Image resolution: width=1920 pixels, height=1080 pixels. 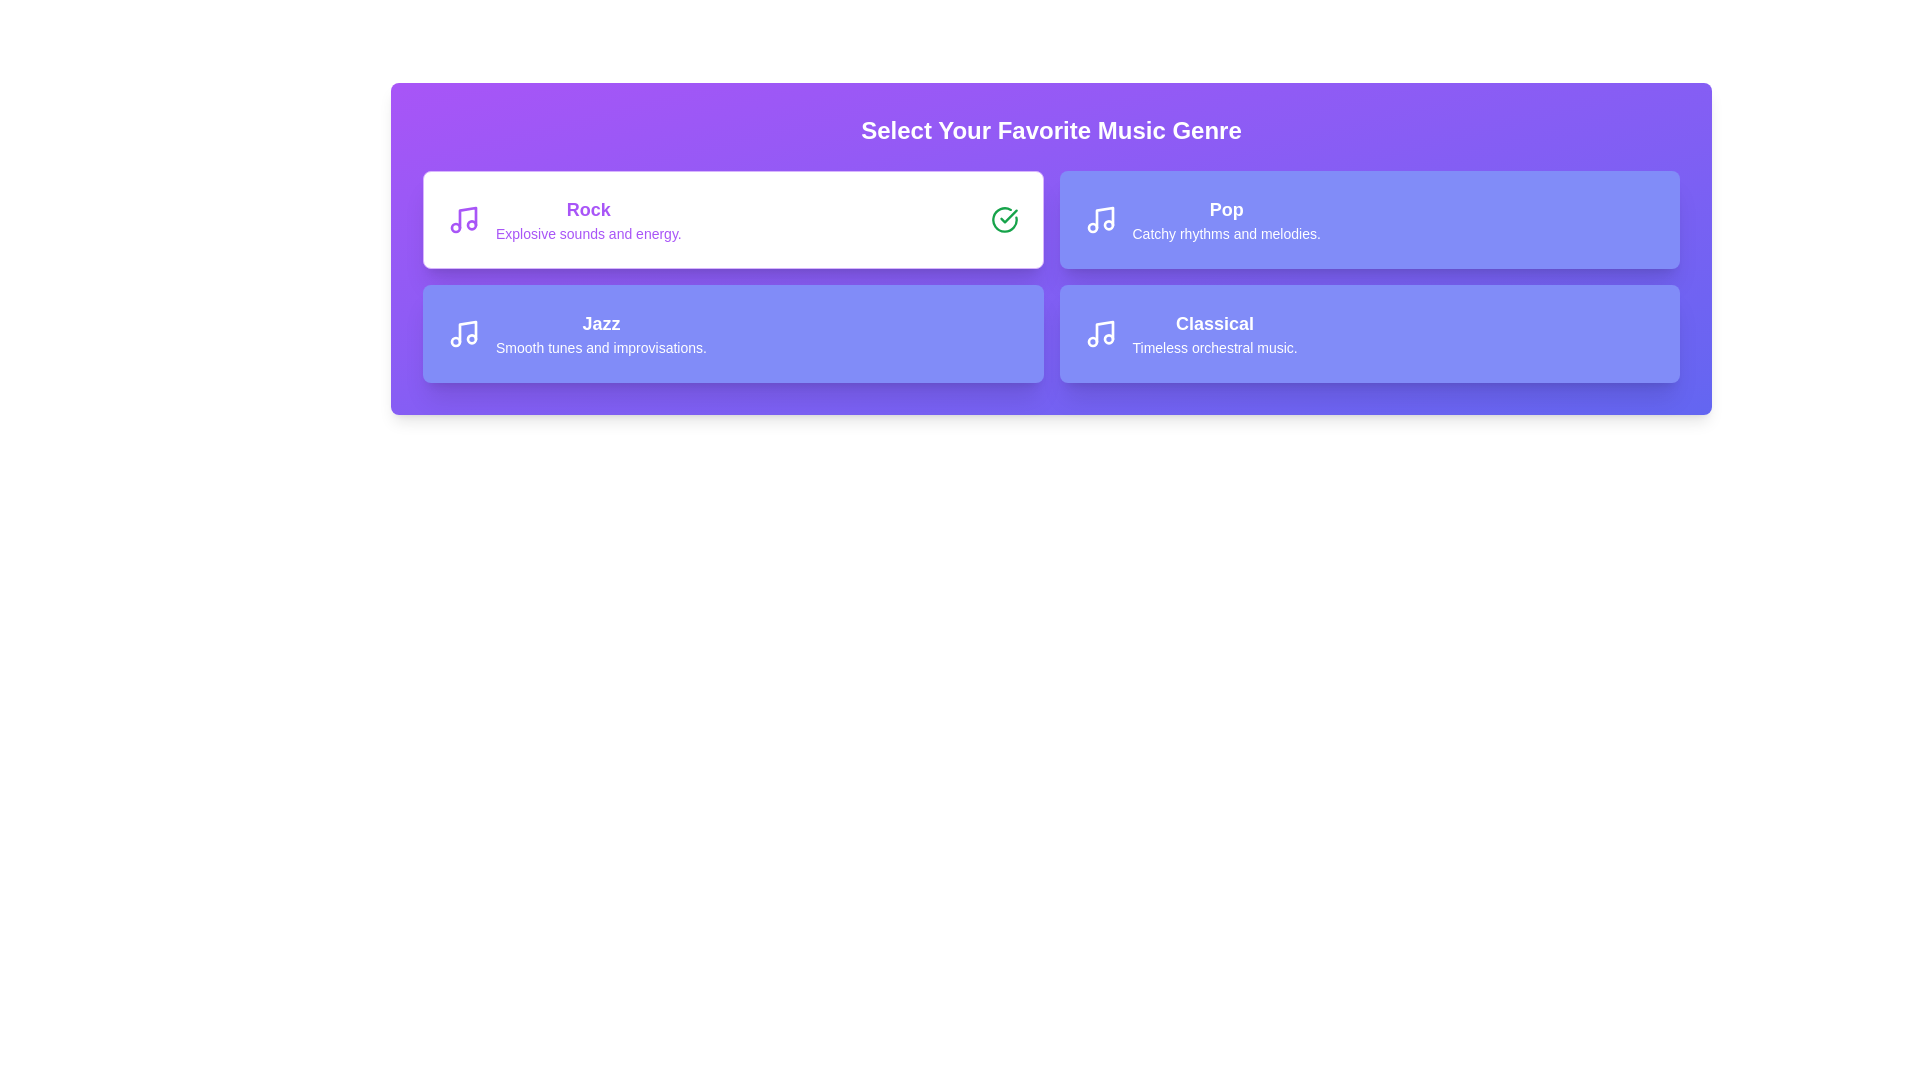 What do you see at coordinates (1225, 209) in the screenshot?
I see `the blue button containing the 'Pop' text label that is aligned to the left and centered vertically` at bounding box center [1225, 209].